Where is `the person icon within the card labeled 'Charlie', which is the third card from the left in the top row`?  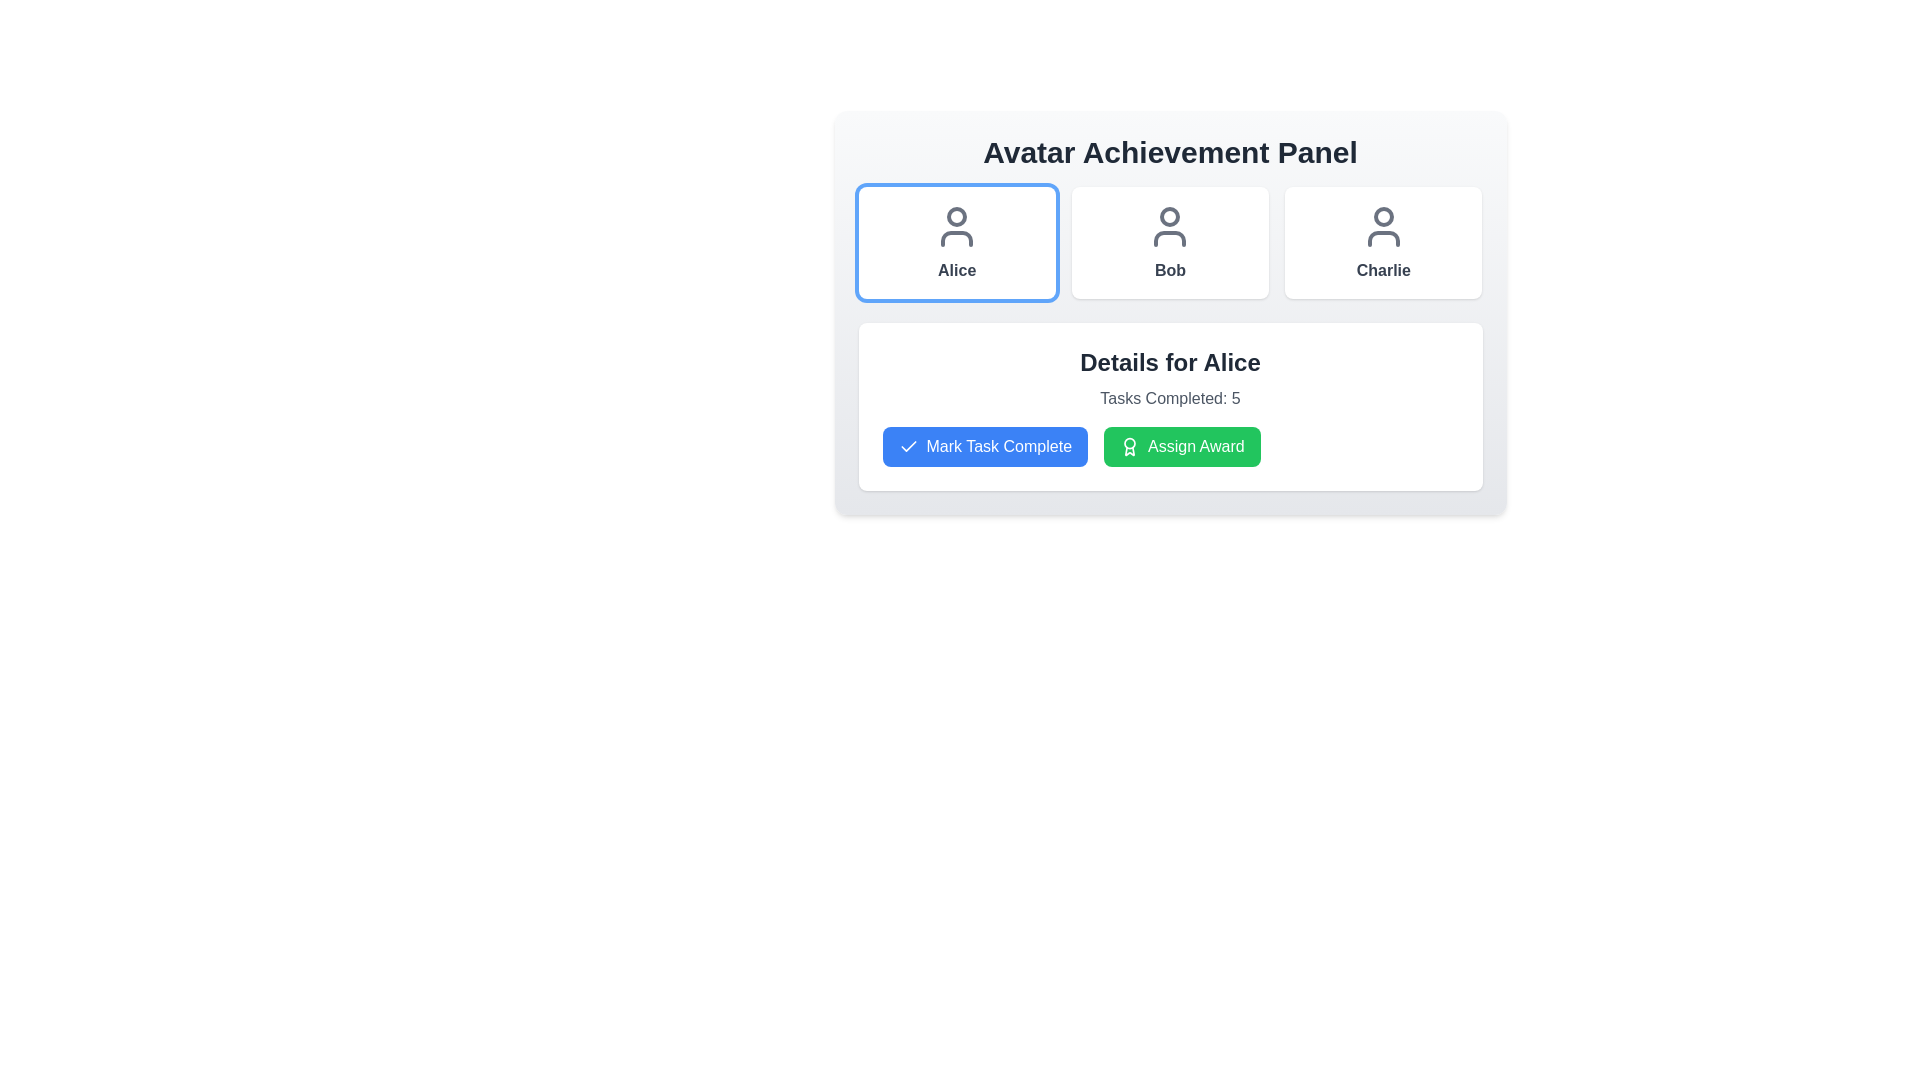
the person icon within the card labeled 'Charlie', which is the third card from the left in the top row is located at coordinates (1382, 226).